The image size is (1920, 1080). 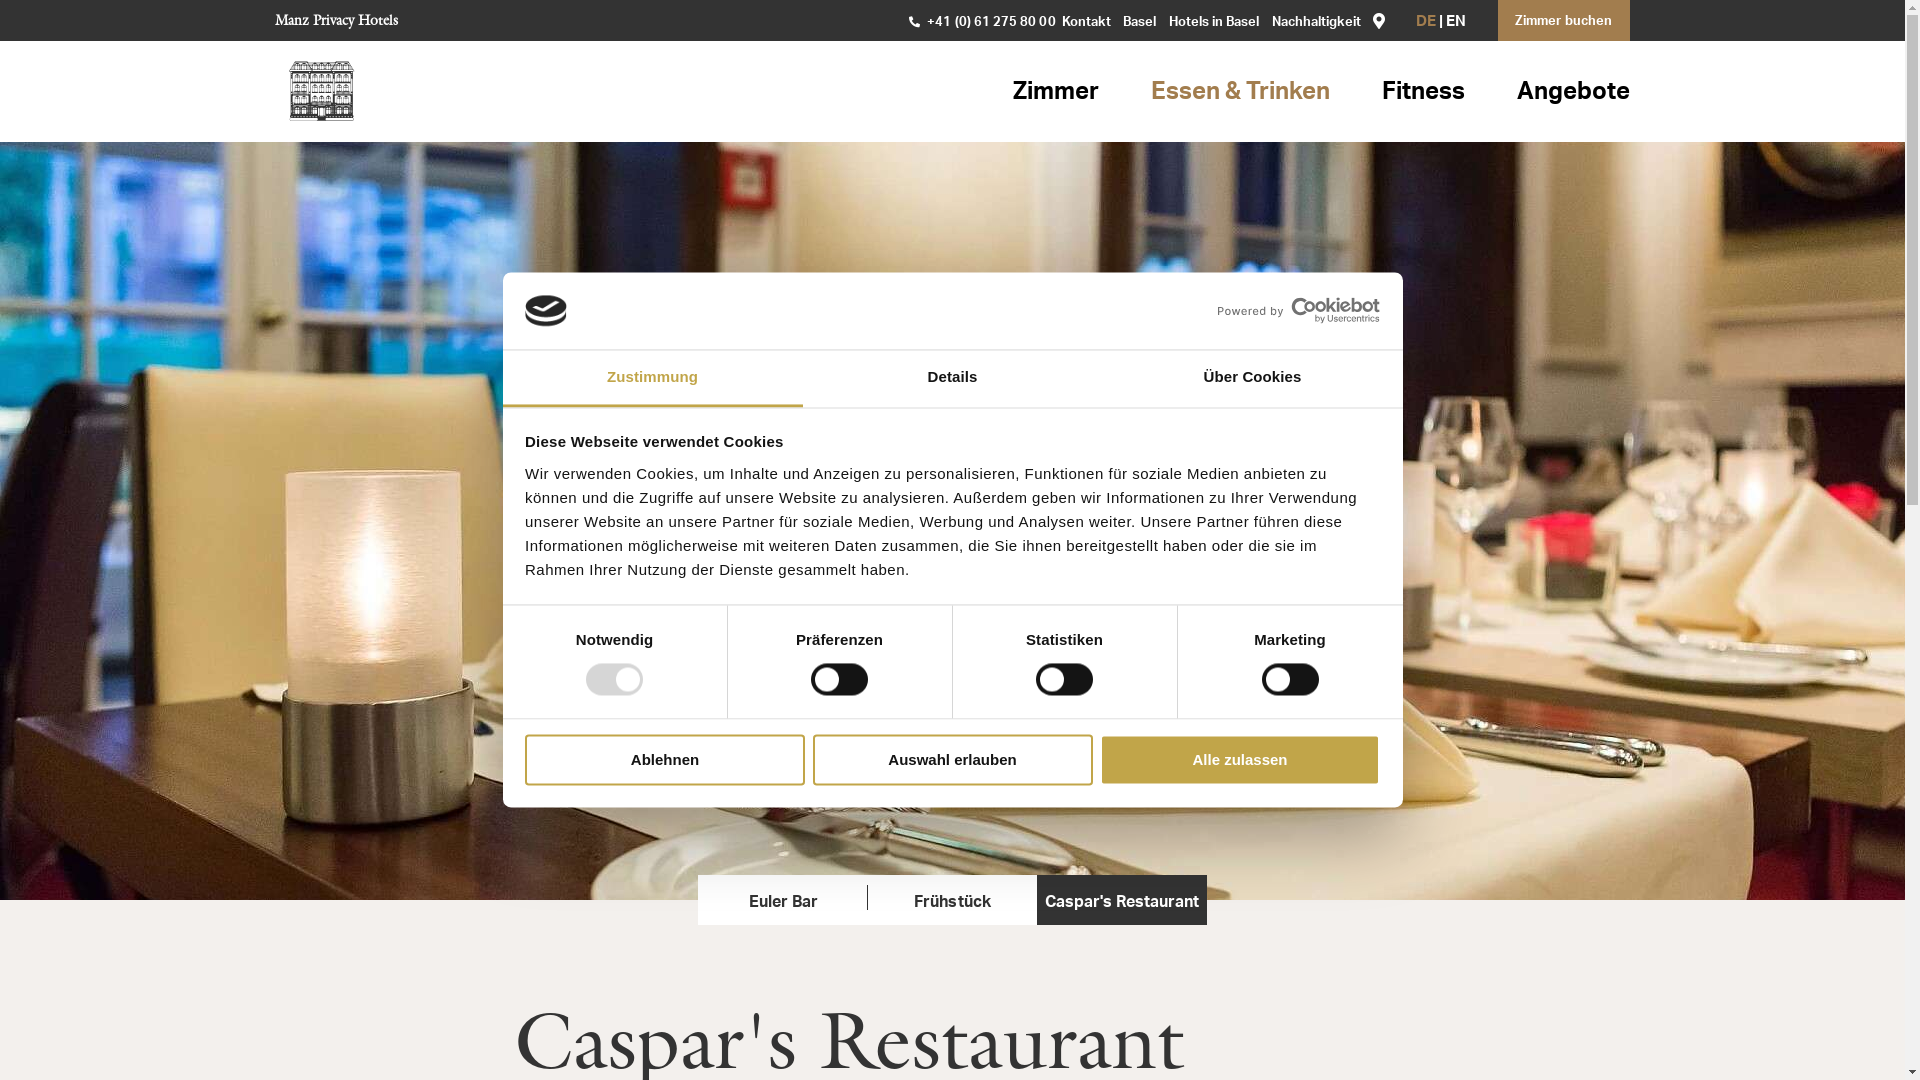 What do you see at coordinates (1012, 92) in the screenshot?
I see `'Zimmer'` at bounding box center [1012, 92].